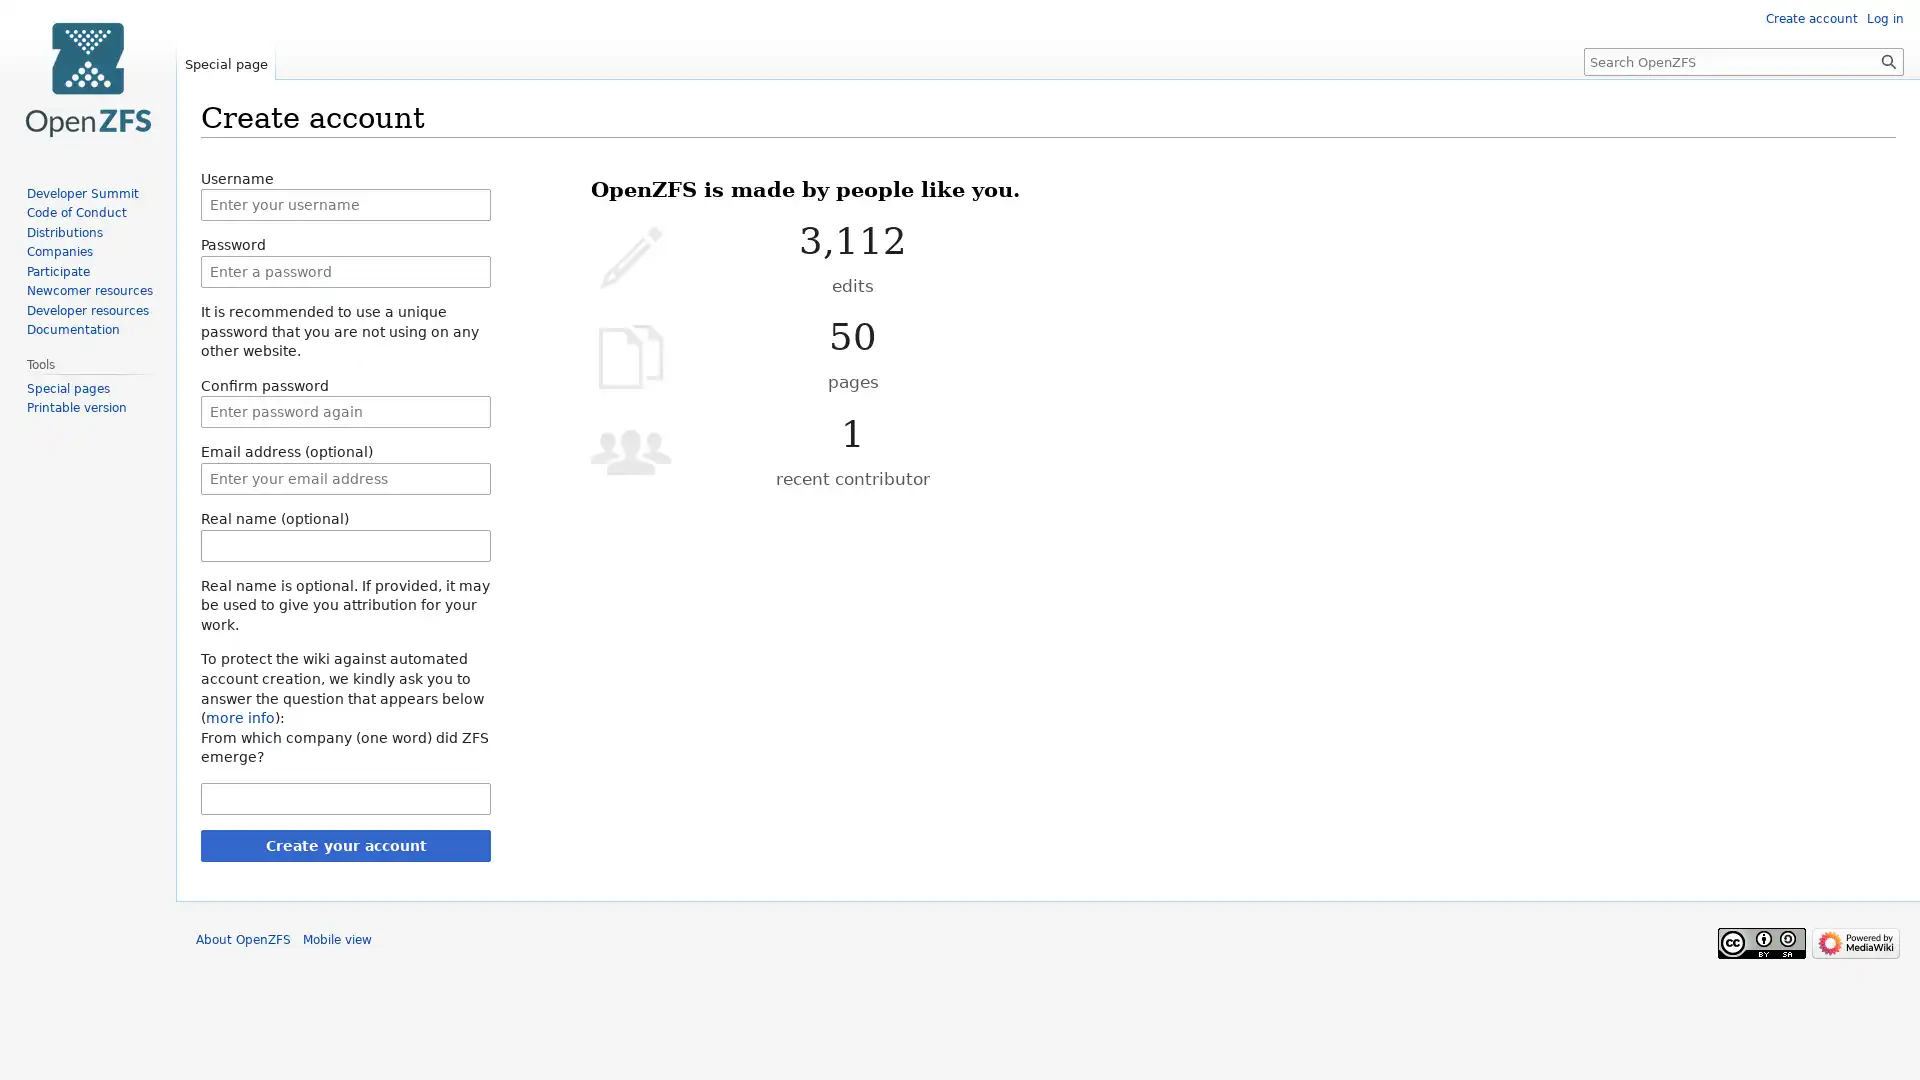 The height and width of the screenshot is (1080, 1920). What do you see at coordinates (345, 844) in the screenshot?
I see `Create your account` at bounding box center [345, 844].